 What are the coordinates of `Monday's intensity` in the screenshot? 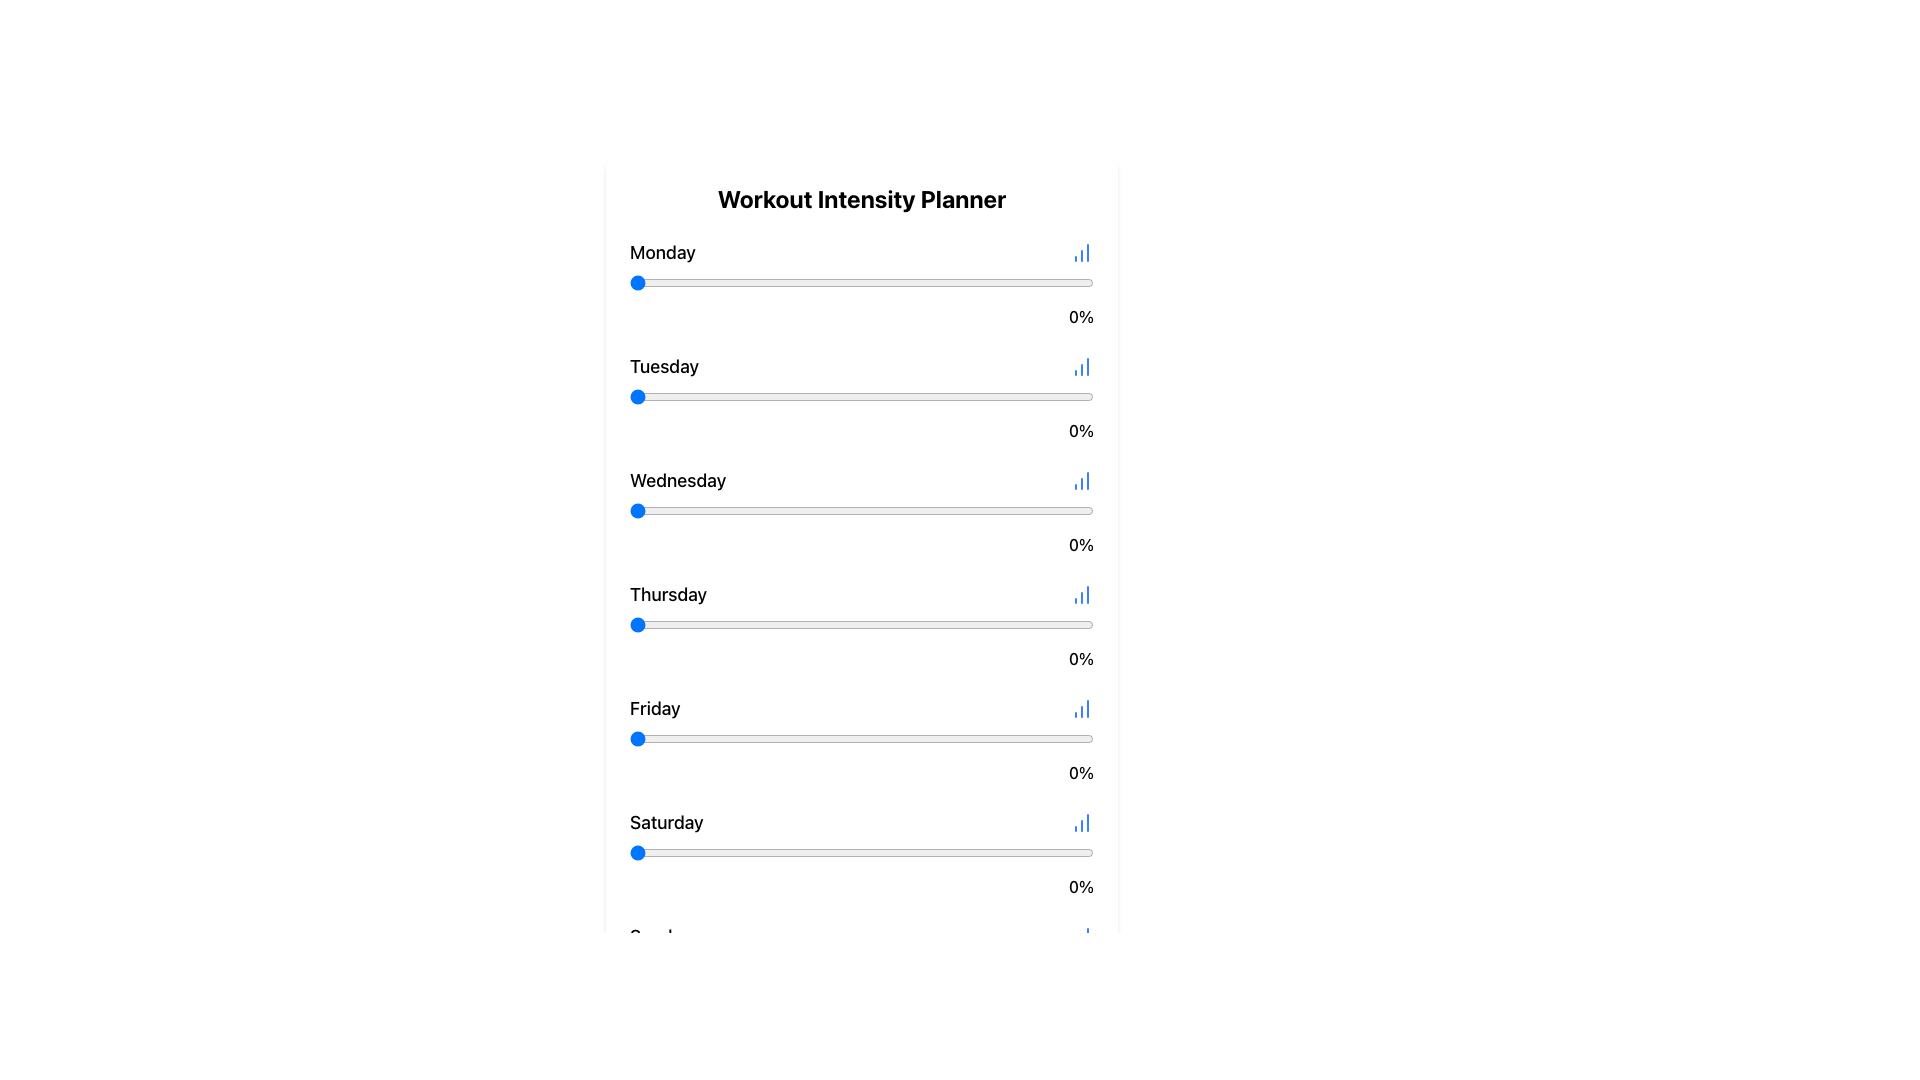 It's located at (815, 282).